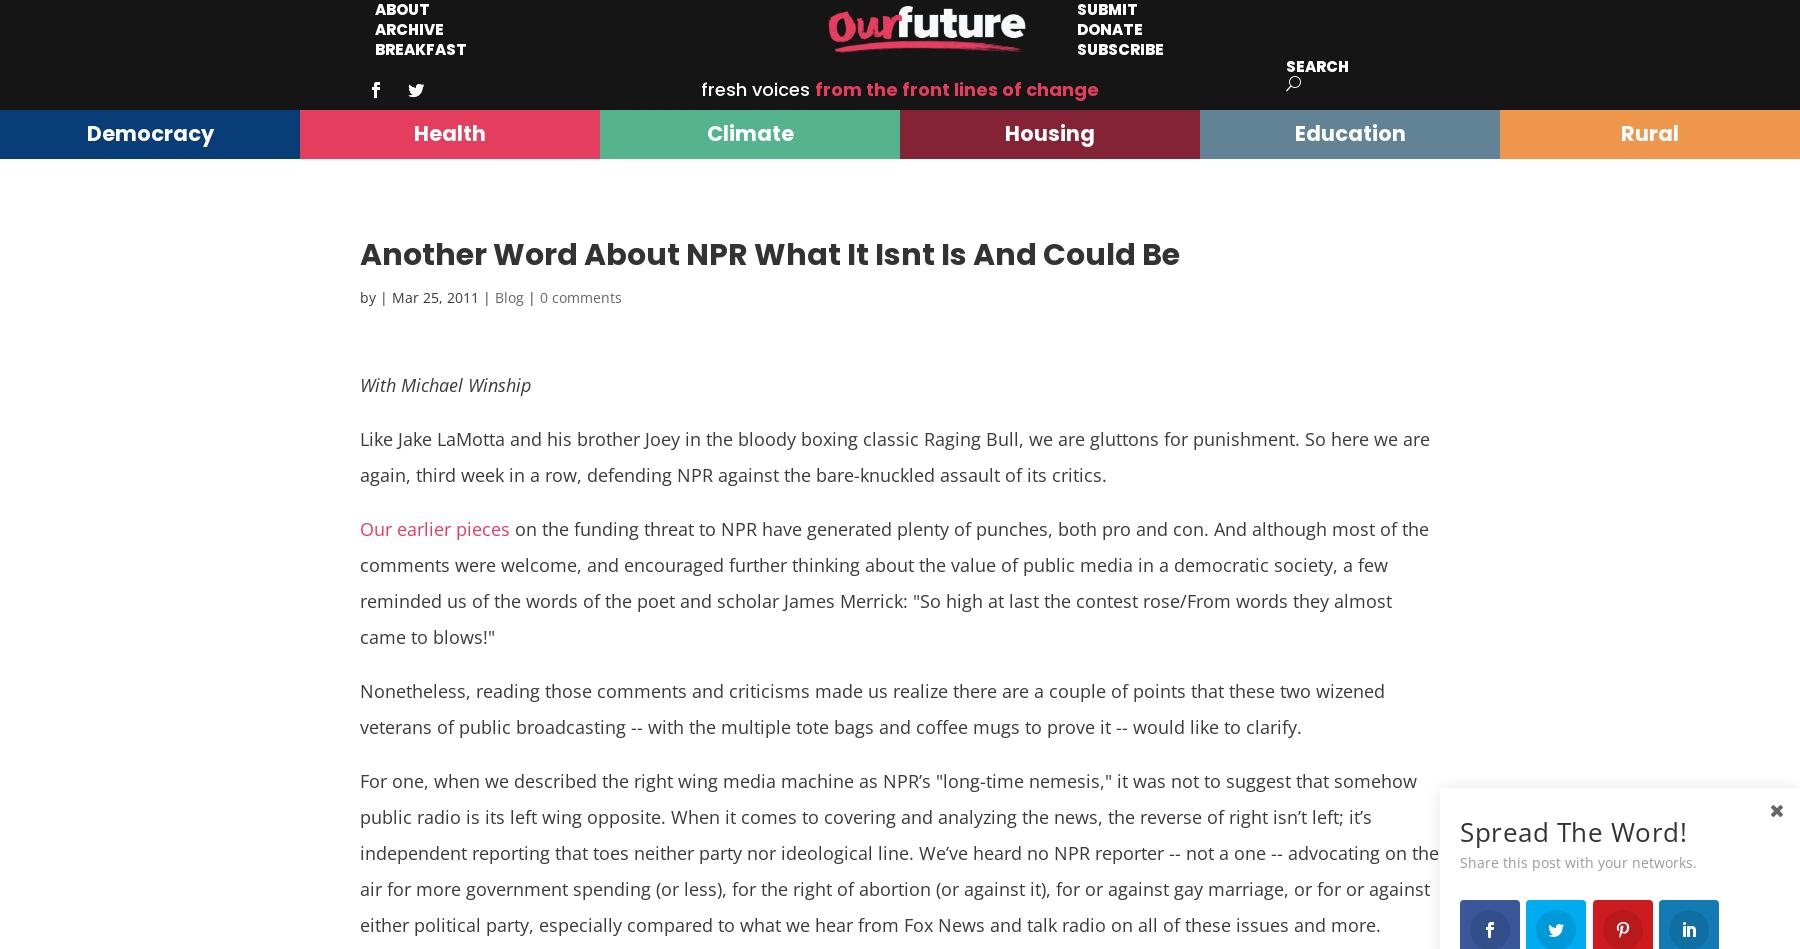  What do you see at coordinates (402, 10) in the screenshot?
I see `'About'` at bounding box center [402, 10].